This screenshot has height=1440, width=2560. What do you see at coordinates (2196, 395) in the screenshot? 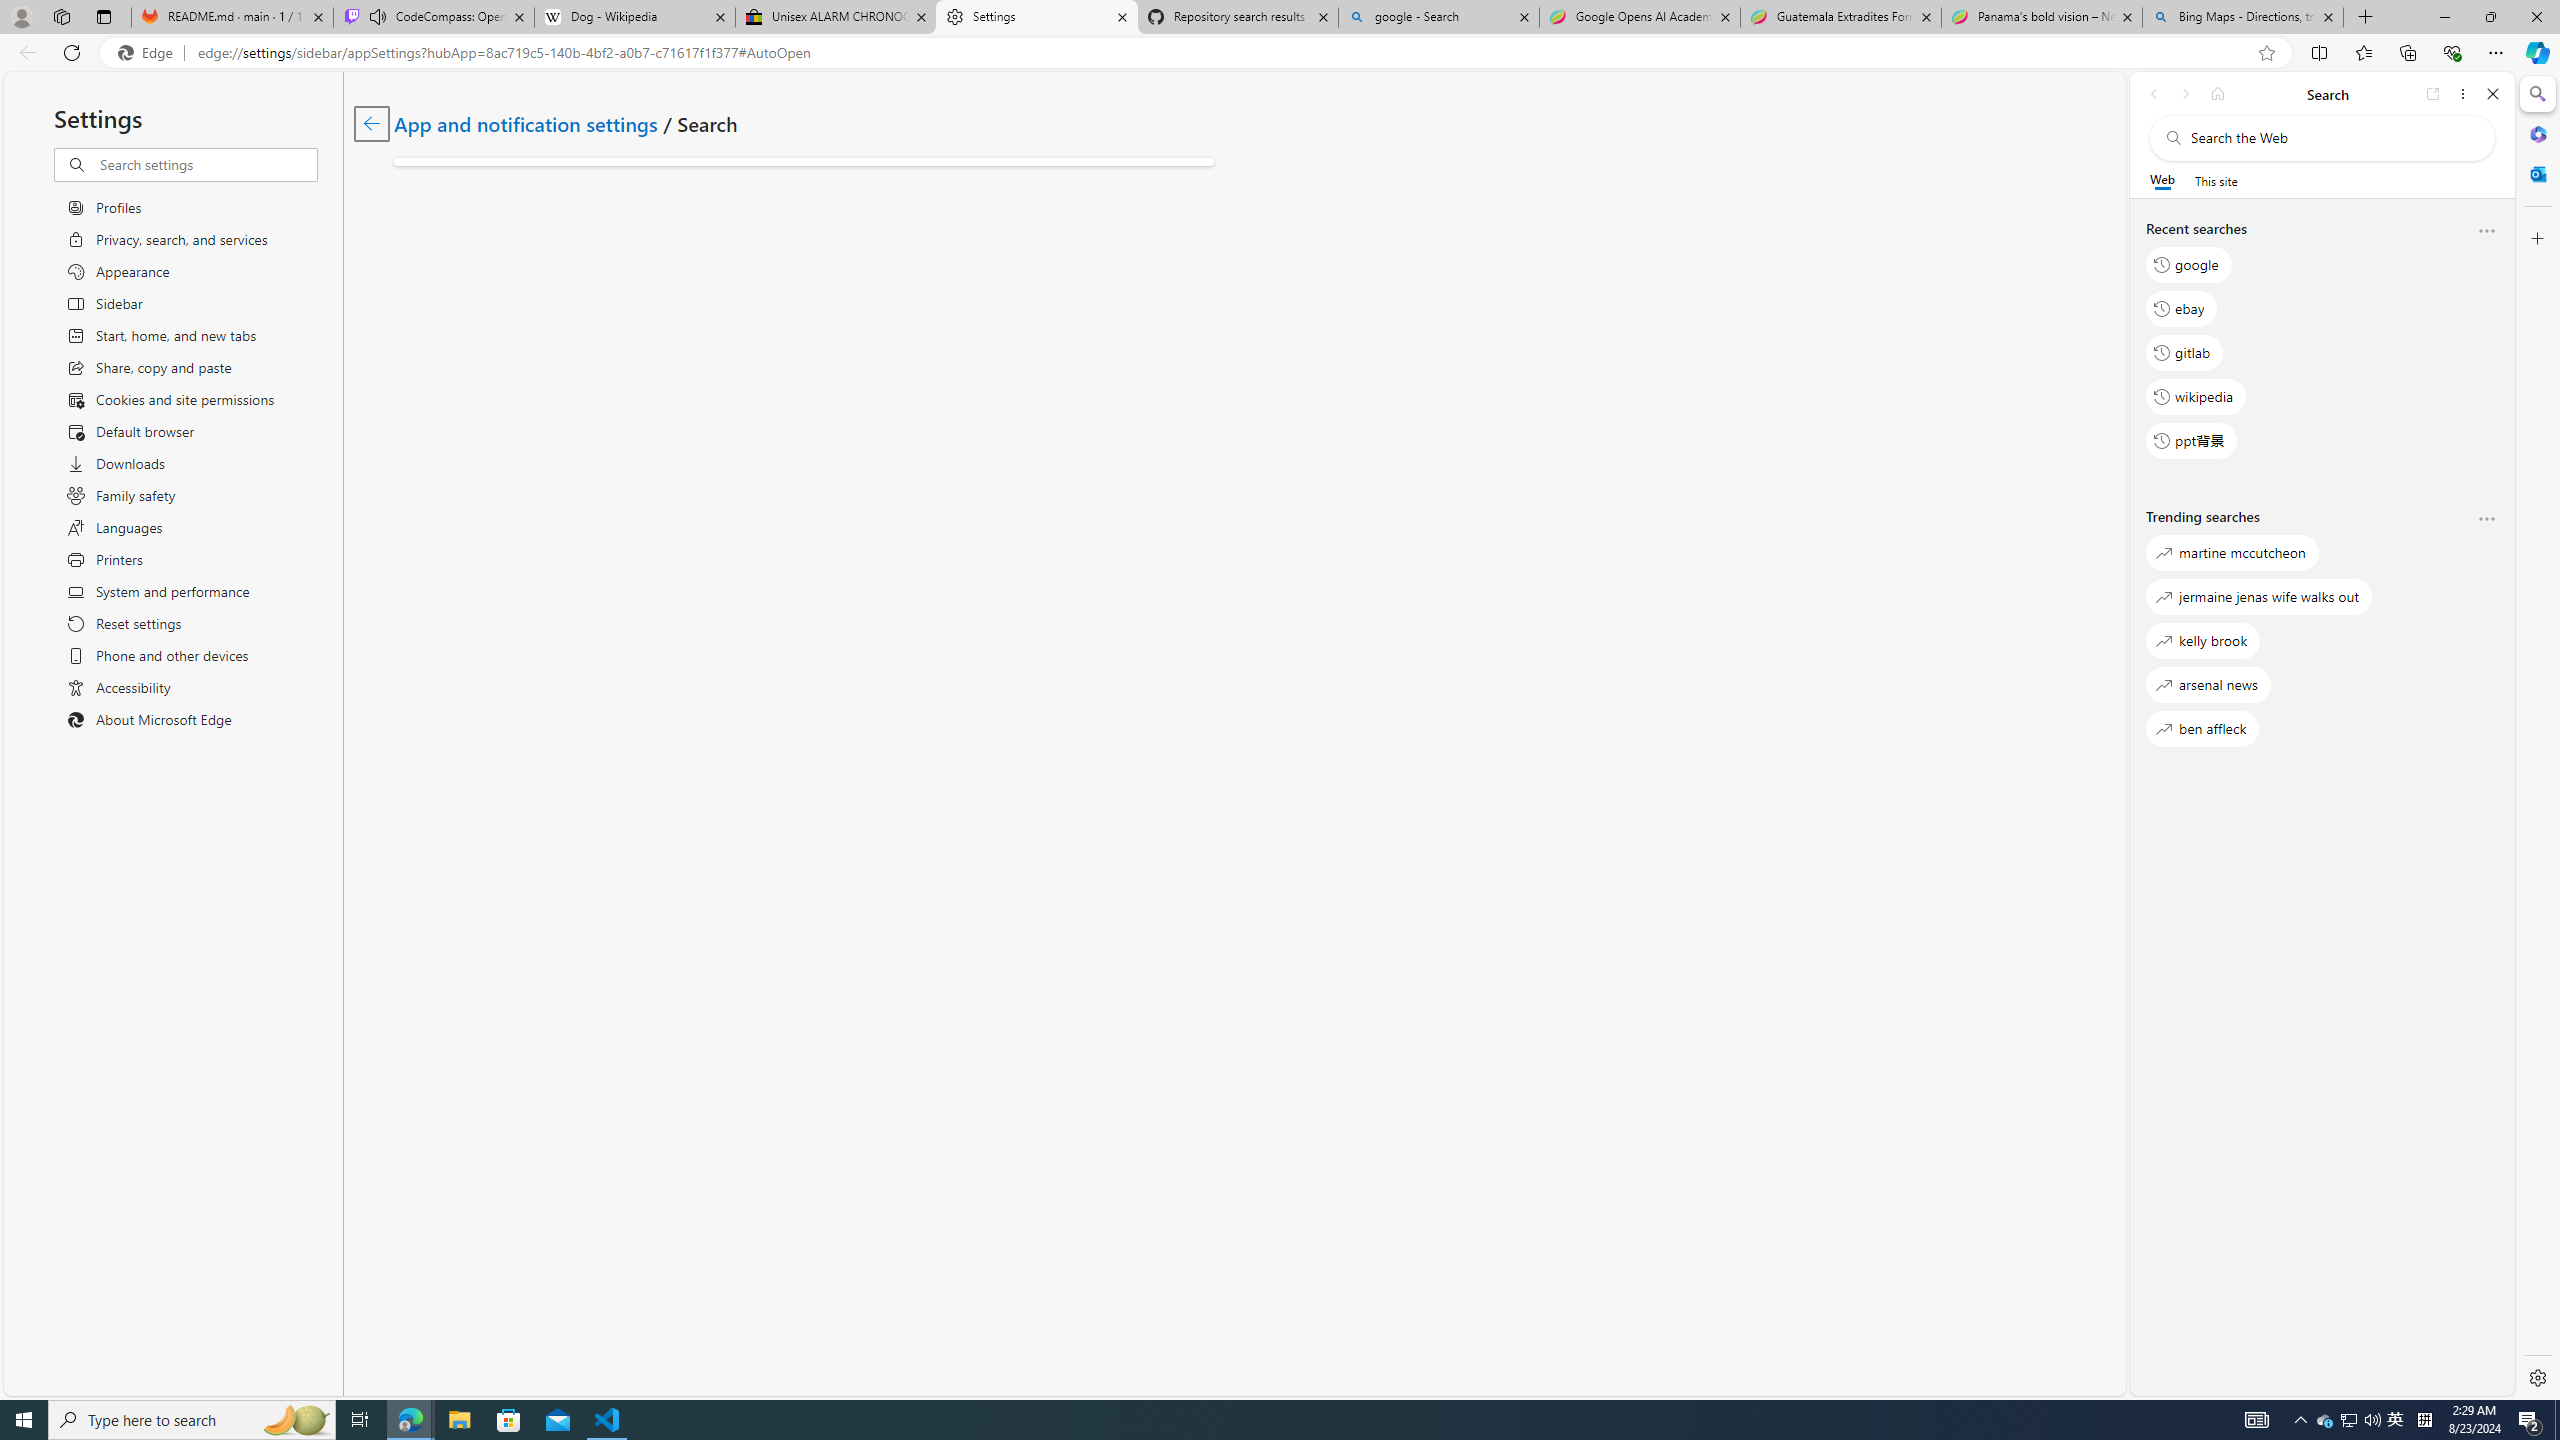
I see `'wikipedia'` at bounding box center [2196, 395].